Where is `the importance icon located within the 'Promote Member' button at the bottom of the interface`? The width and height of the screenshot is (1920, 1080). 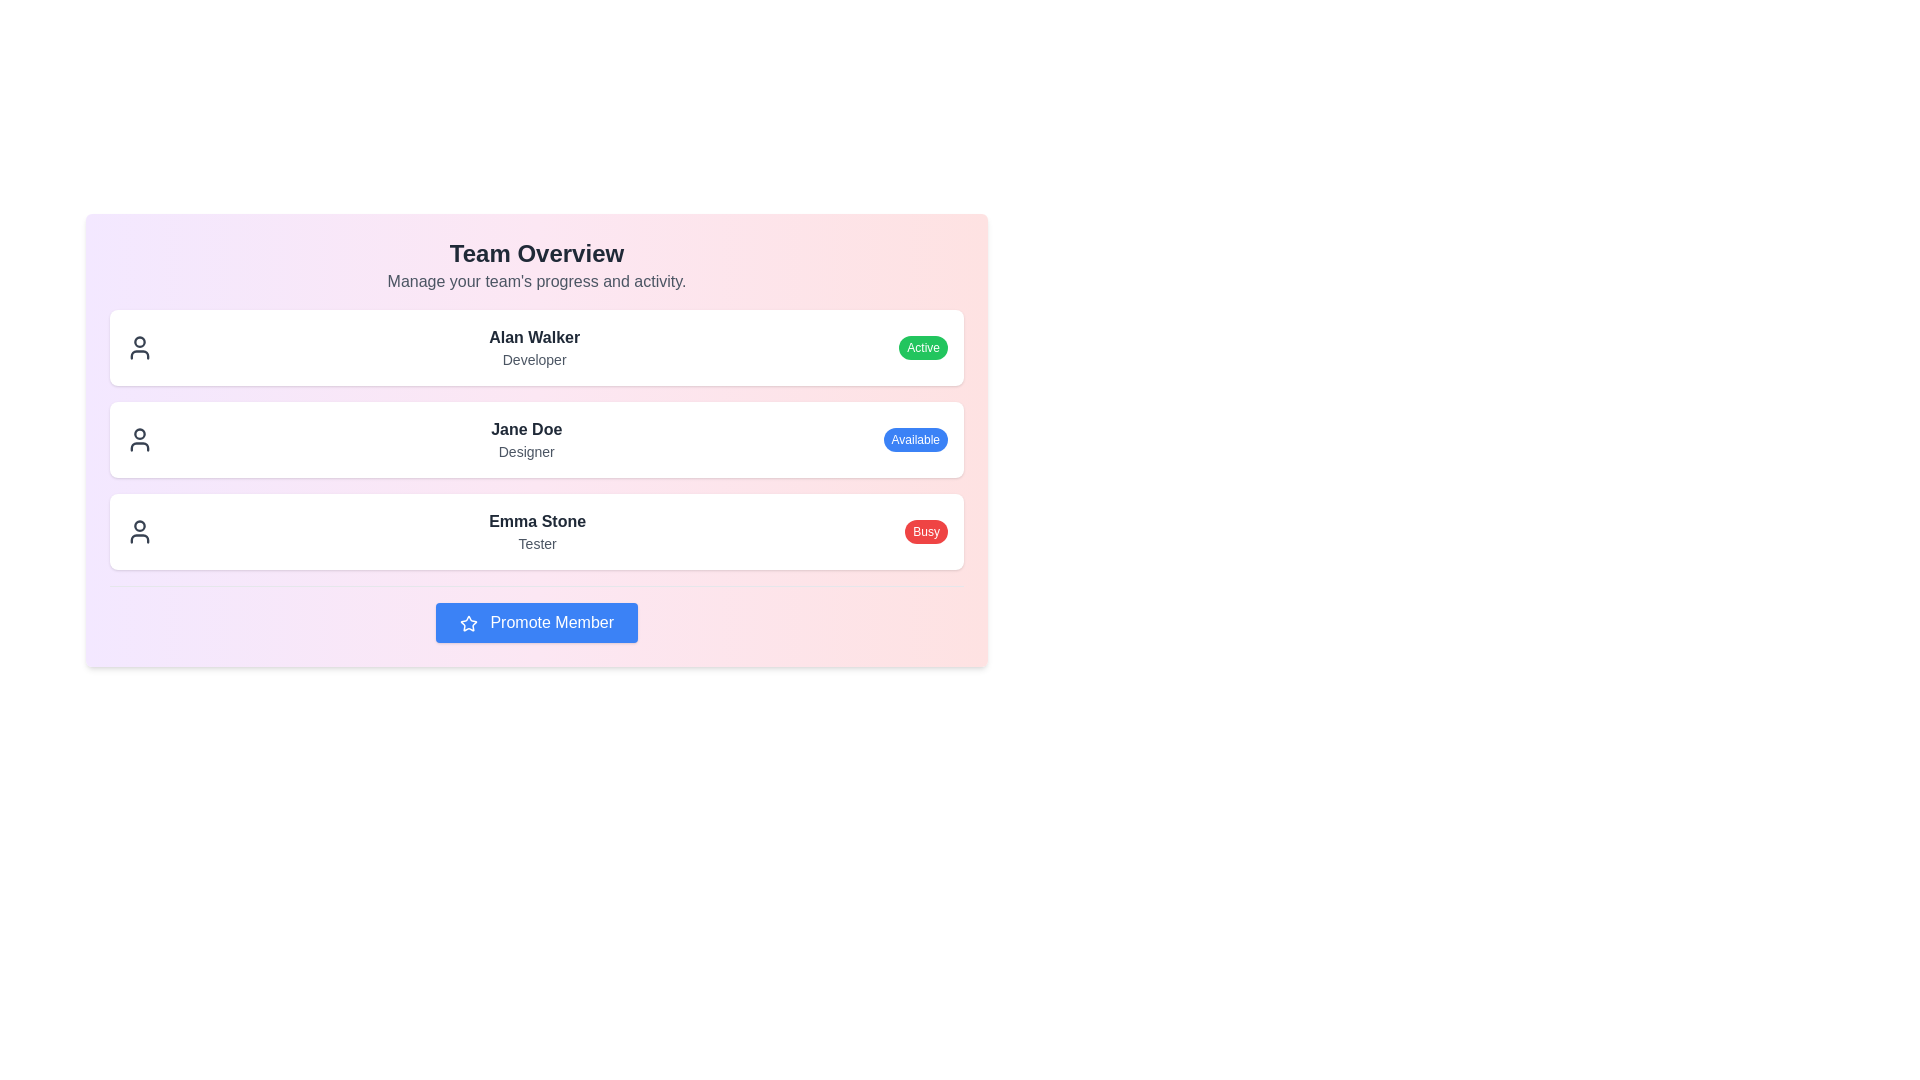
the importance icon located within the 'Promote Member' button at the bottom of the interface is located at coordinates (468, 622).